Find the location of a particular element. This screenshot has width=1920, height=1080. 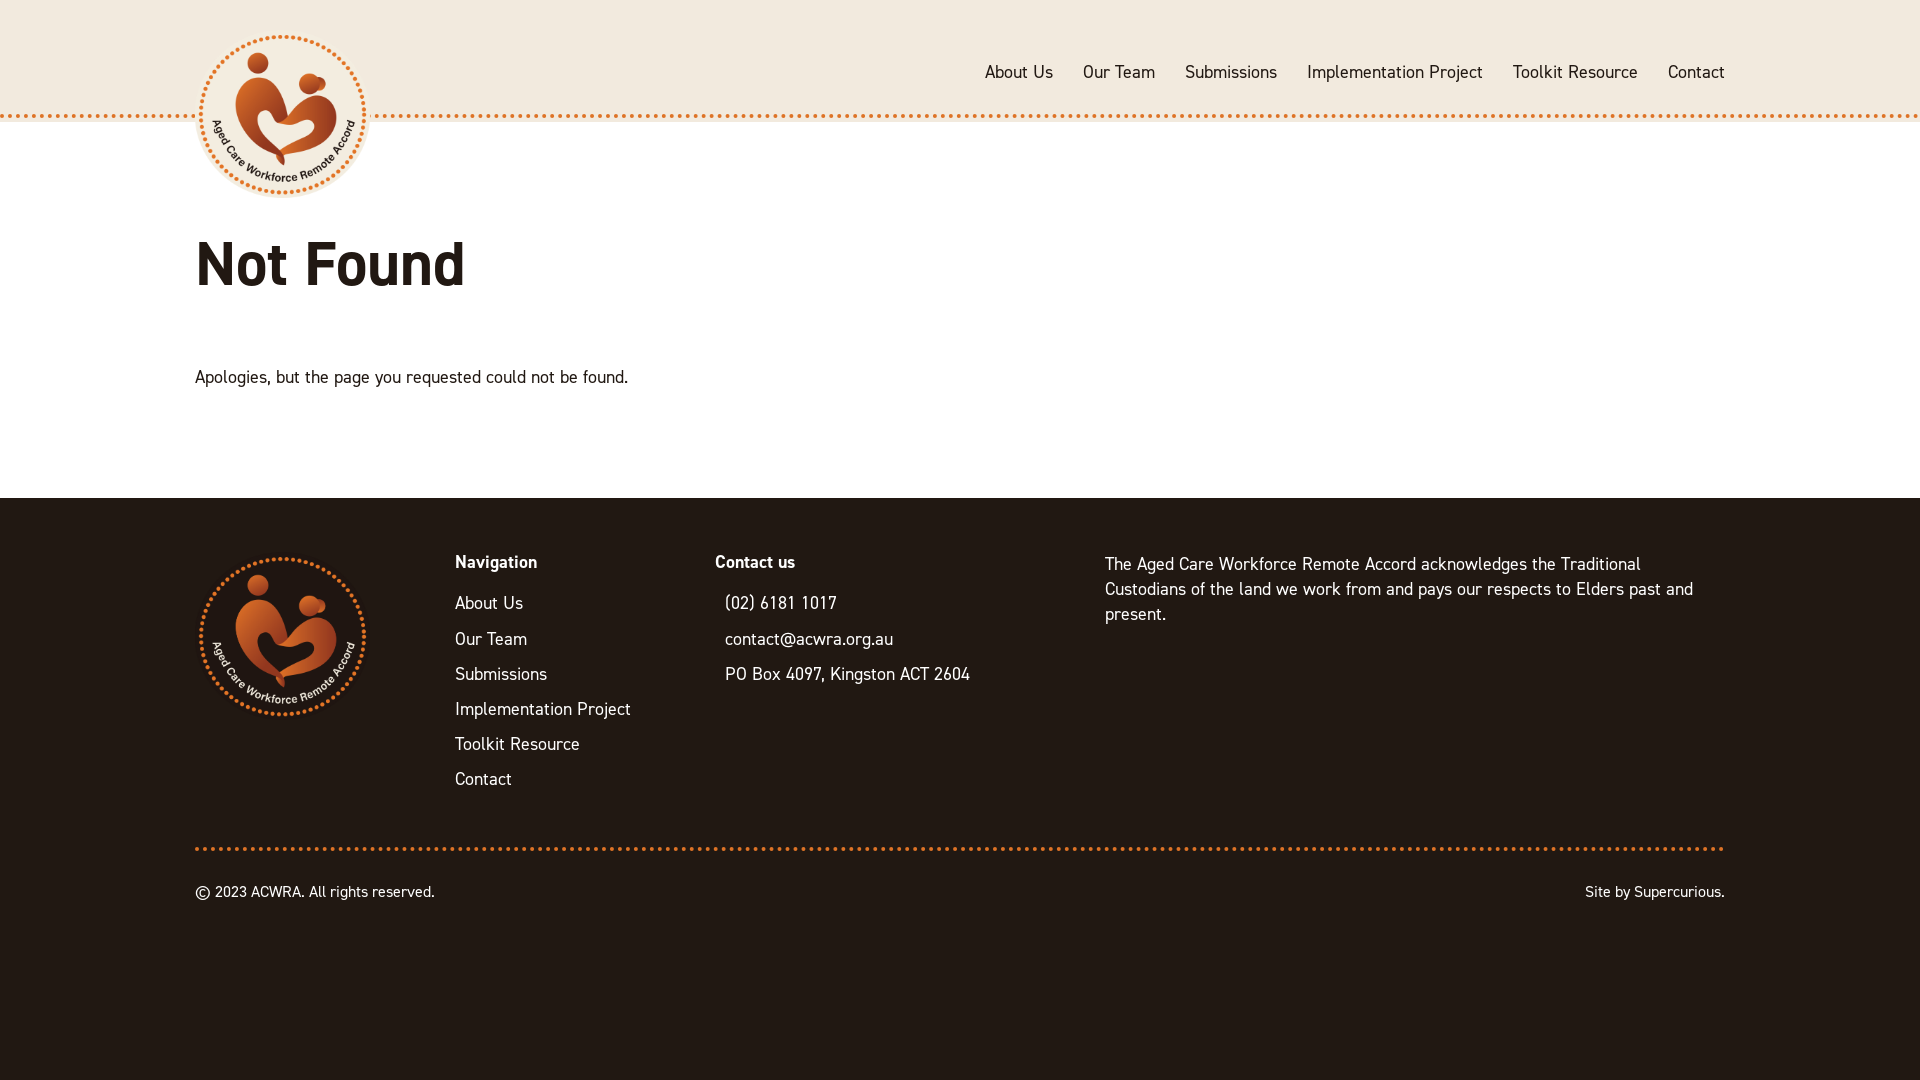

'Toolkit Resource' is located at coordinates (569, 744).